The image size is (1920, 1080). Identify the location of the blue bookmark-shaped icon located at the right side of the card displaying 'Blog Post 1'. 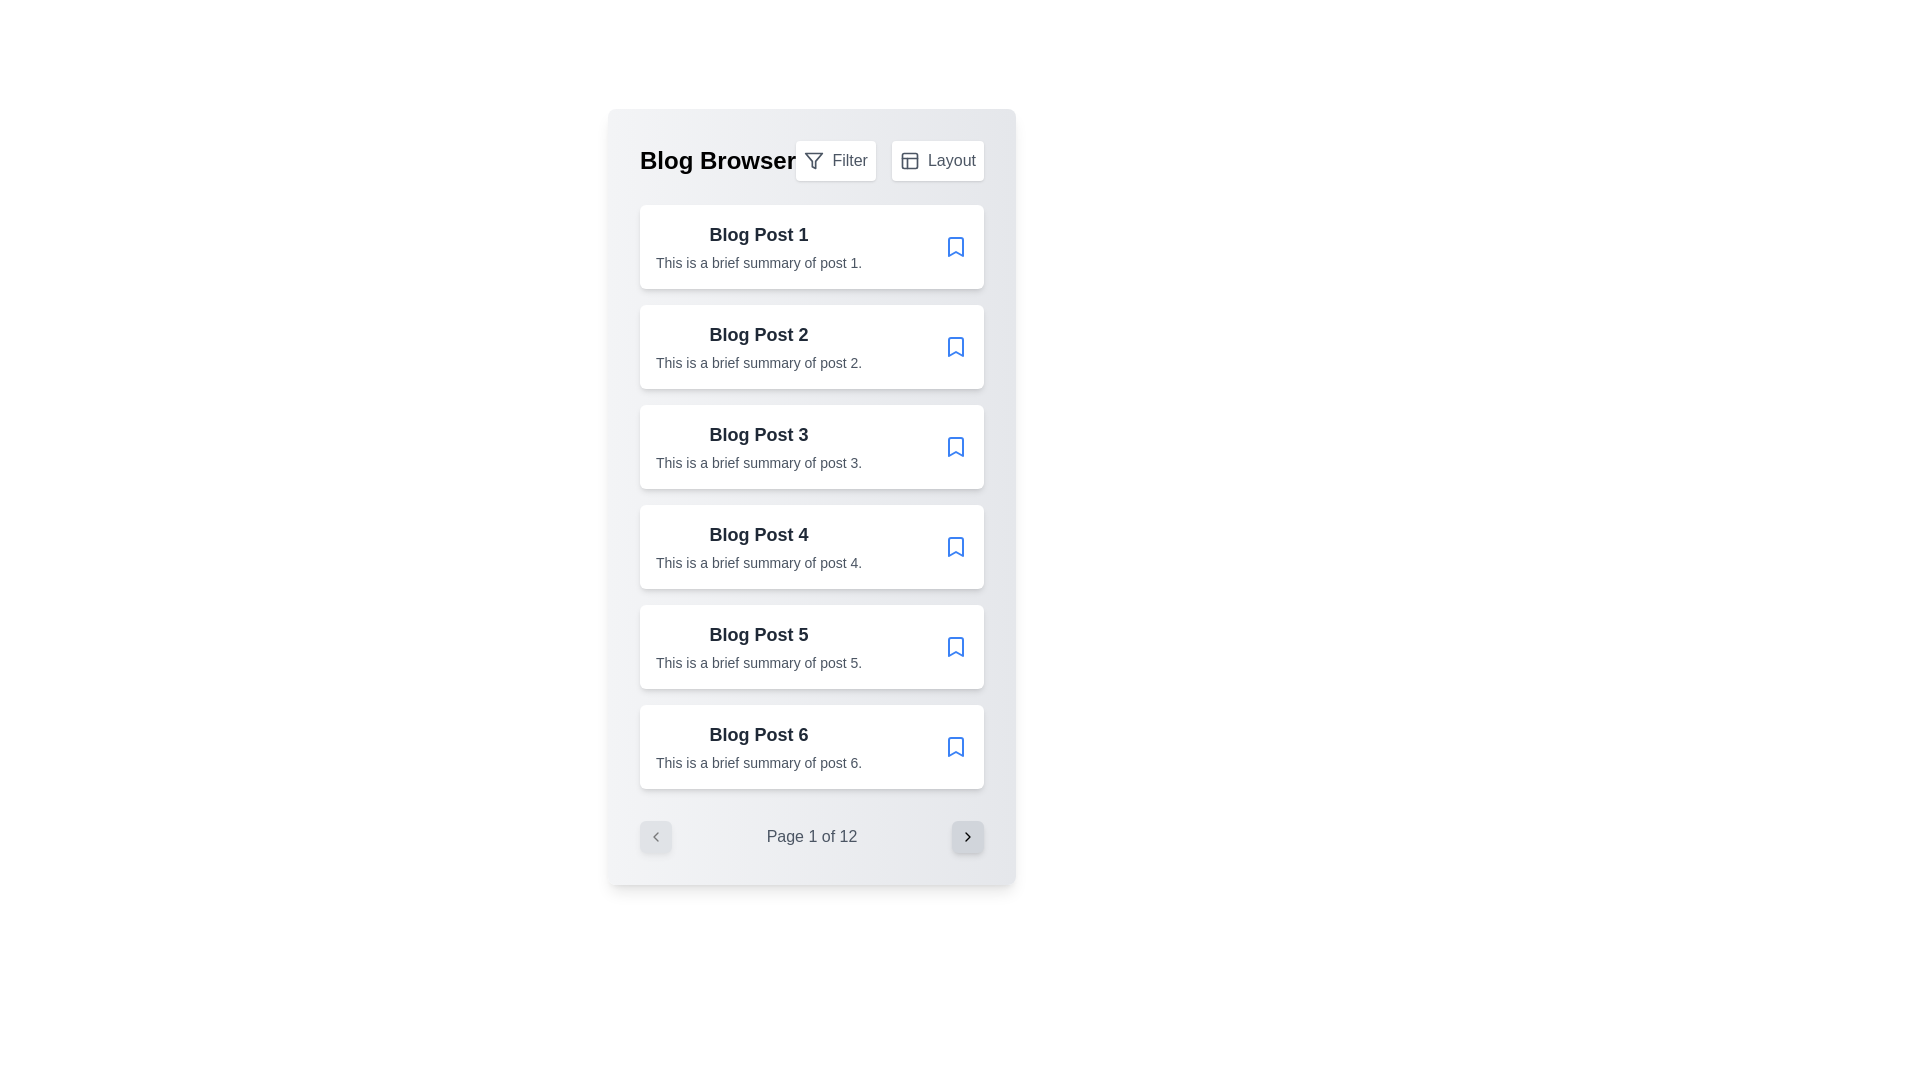
(954, 245).